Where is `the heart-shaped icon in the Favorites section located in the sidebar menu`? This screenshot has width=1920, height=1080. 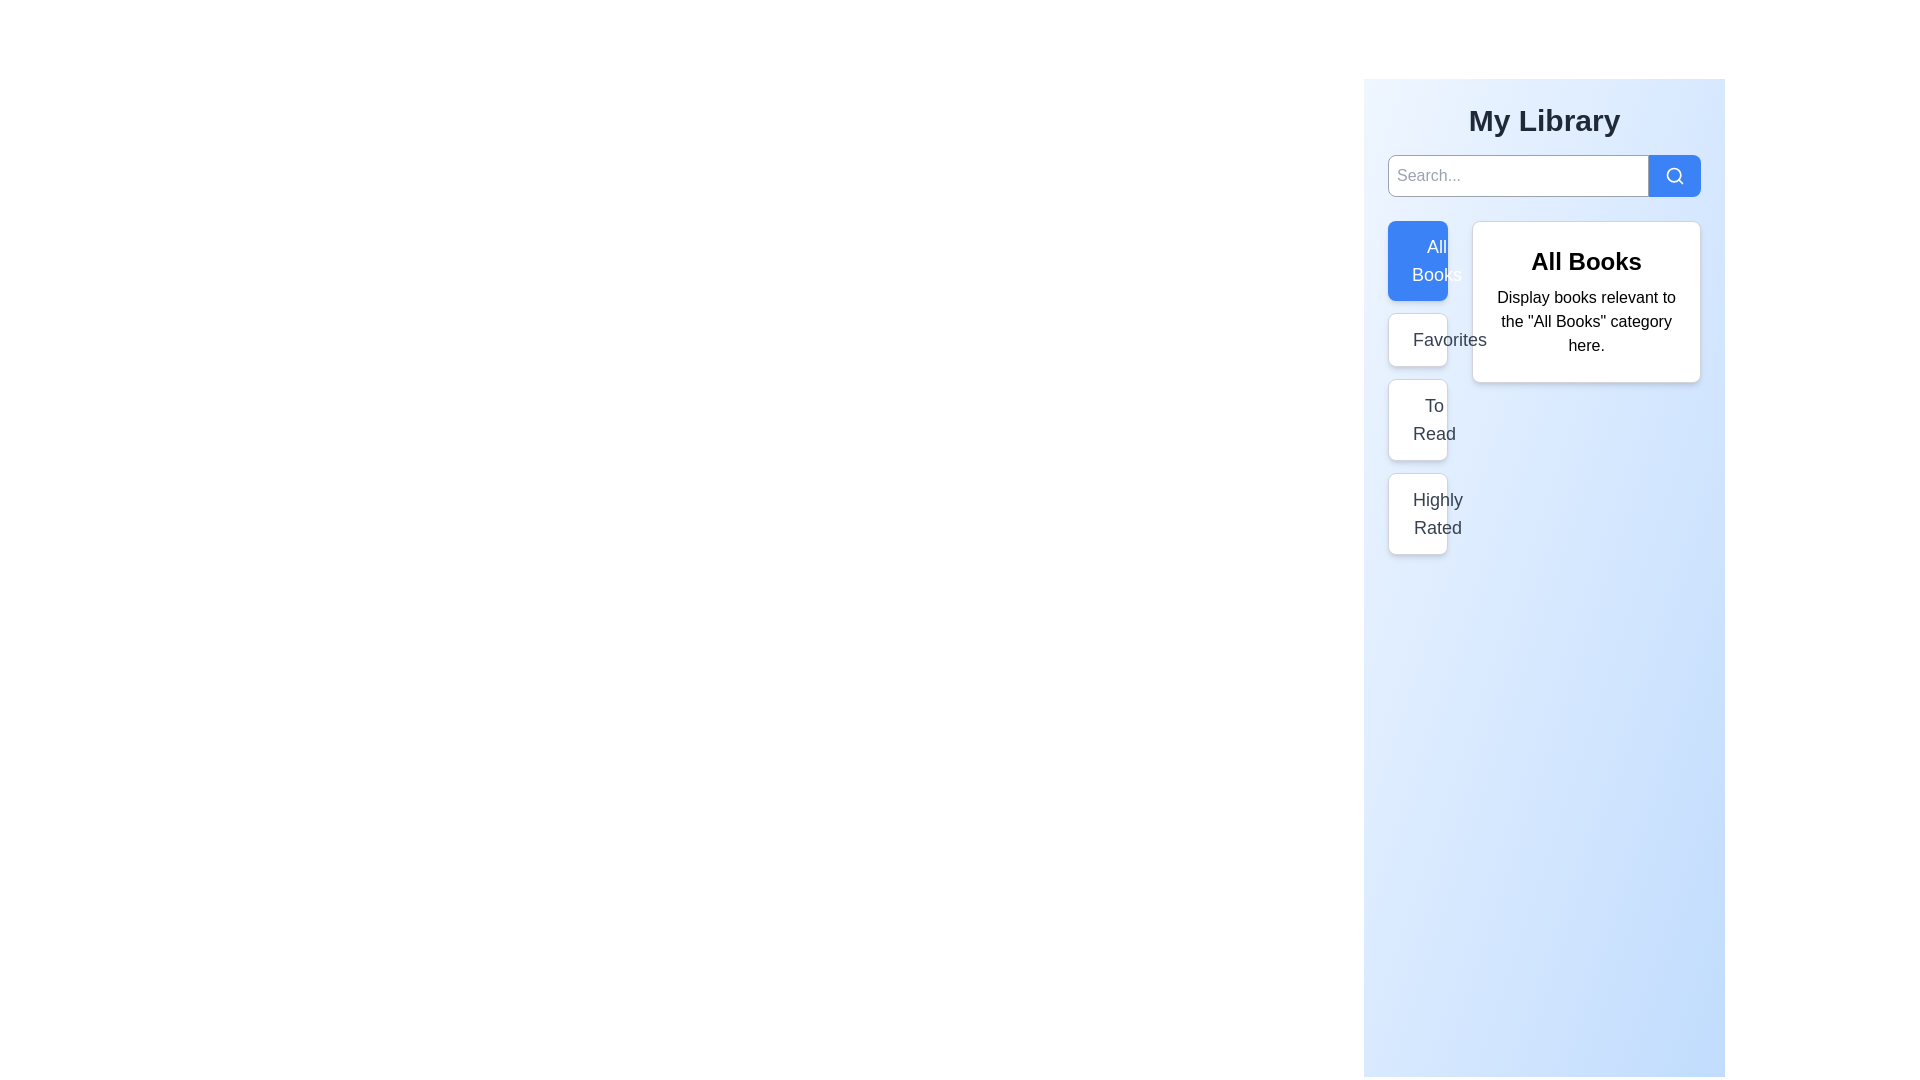 the heart-shaped icon in the Favorites section located in the sidebar menu is located at coordinates (1415, 338).